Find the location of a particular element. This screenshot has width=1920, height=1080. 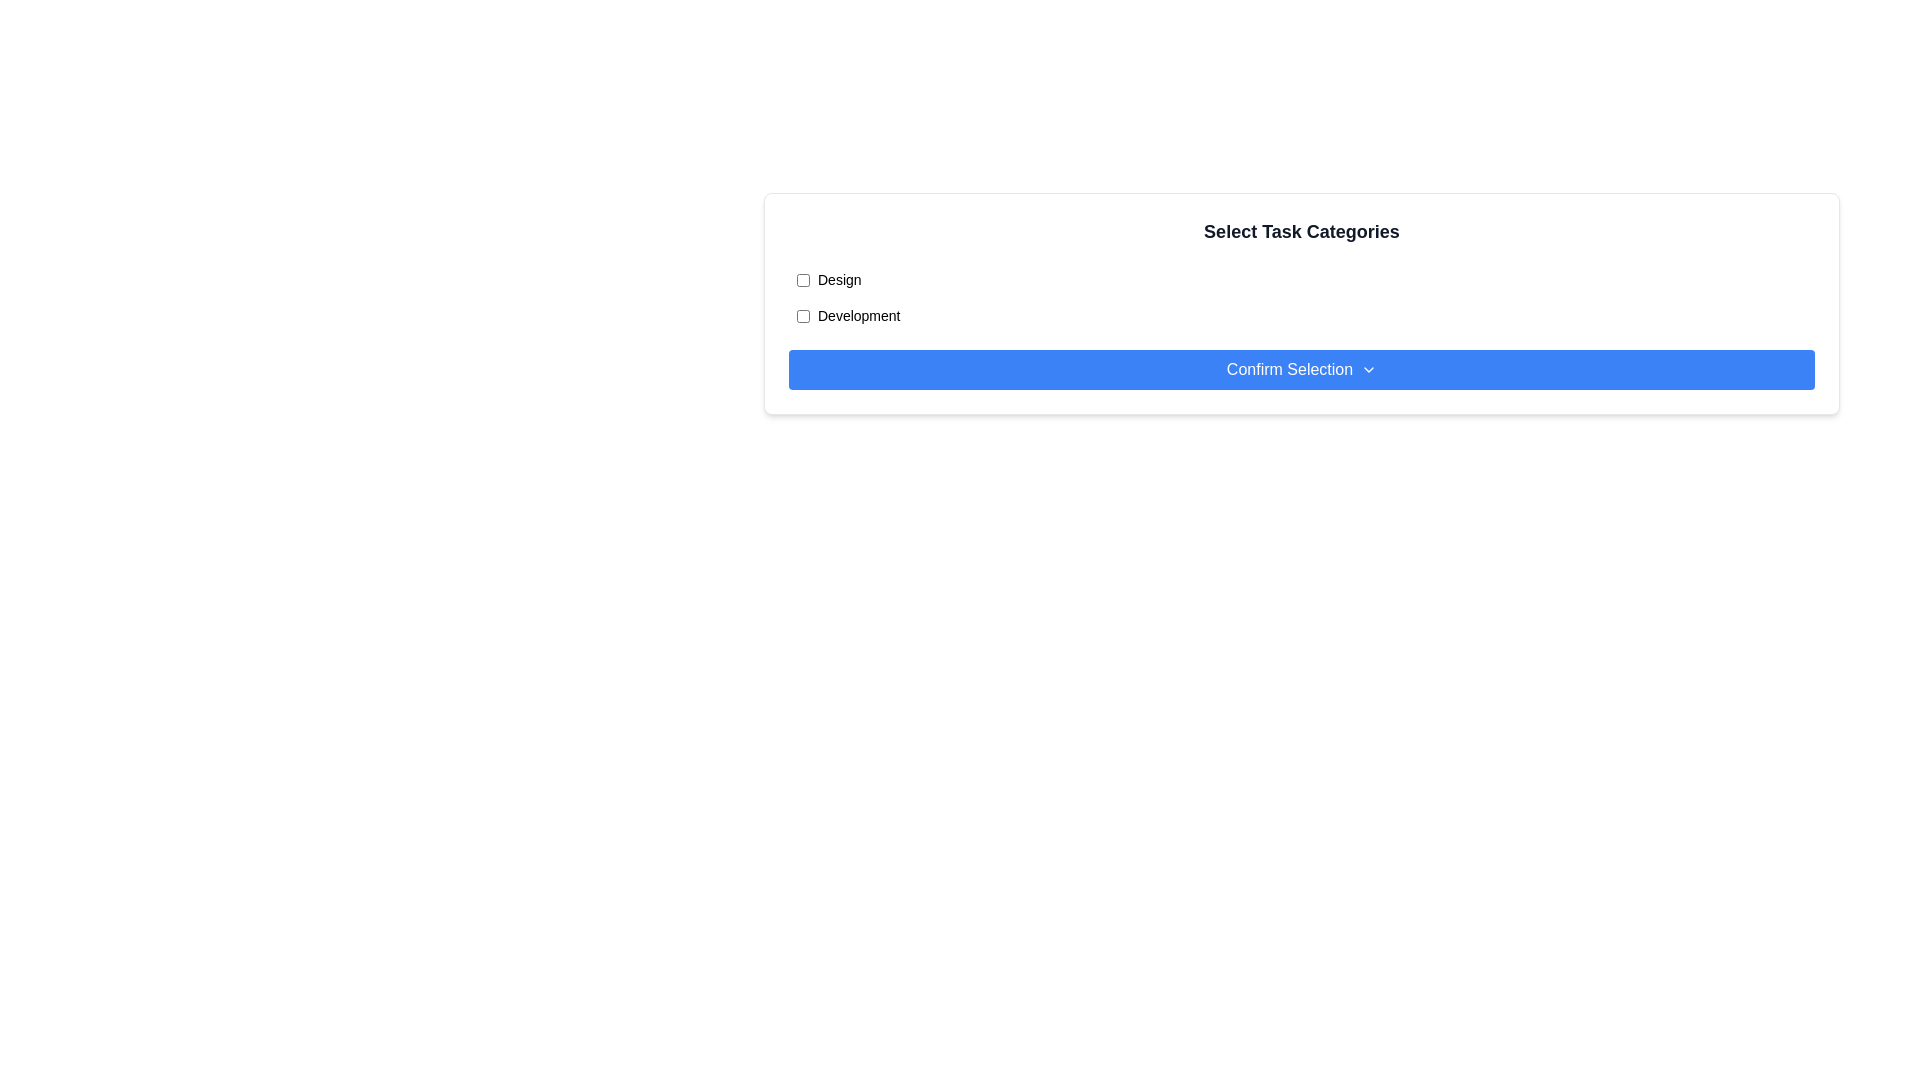

the chevron-down icon located inside the 'Confirm Selection' button, positioned near the right end of the button is located at coordinates (1368, 370).